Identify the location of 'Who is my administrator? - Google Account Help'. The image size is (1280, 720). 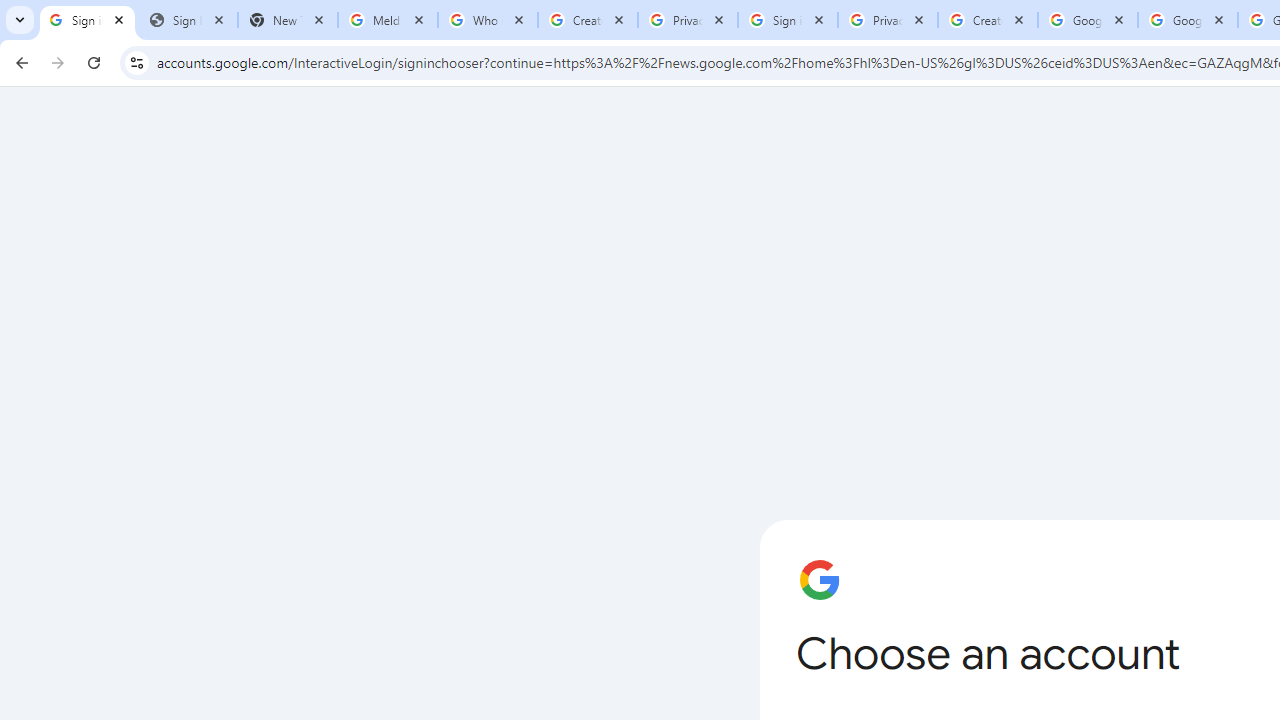
(487, 20).